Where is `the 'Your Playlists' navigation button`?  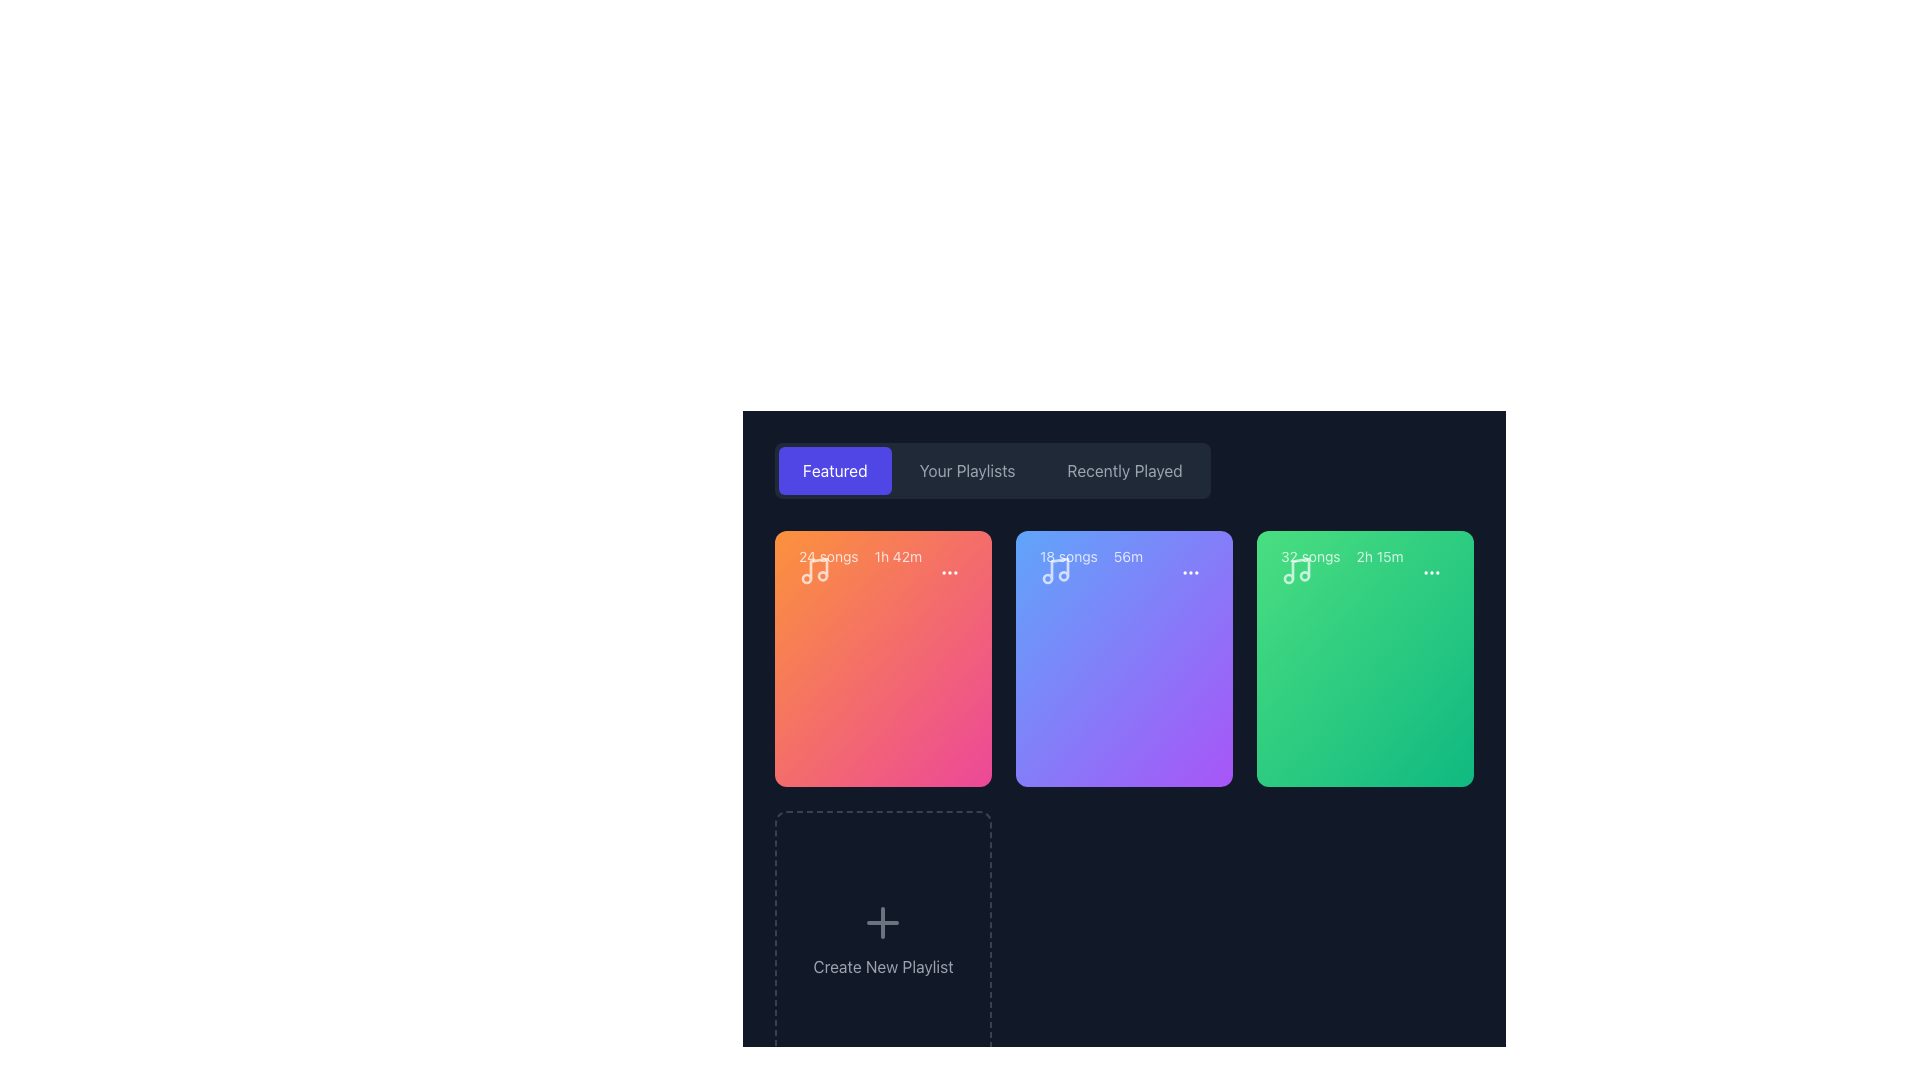 the 'Your Playlists' navigation button is located at coordinates (967, 470).